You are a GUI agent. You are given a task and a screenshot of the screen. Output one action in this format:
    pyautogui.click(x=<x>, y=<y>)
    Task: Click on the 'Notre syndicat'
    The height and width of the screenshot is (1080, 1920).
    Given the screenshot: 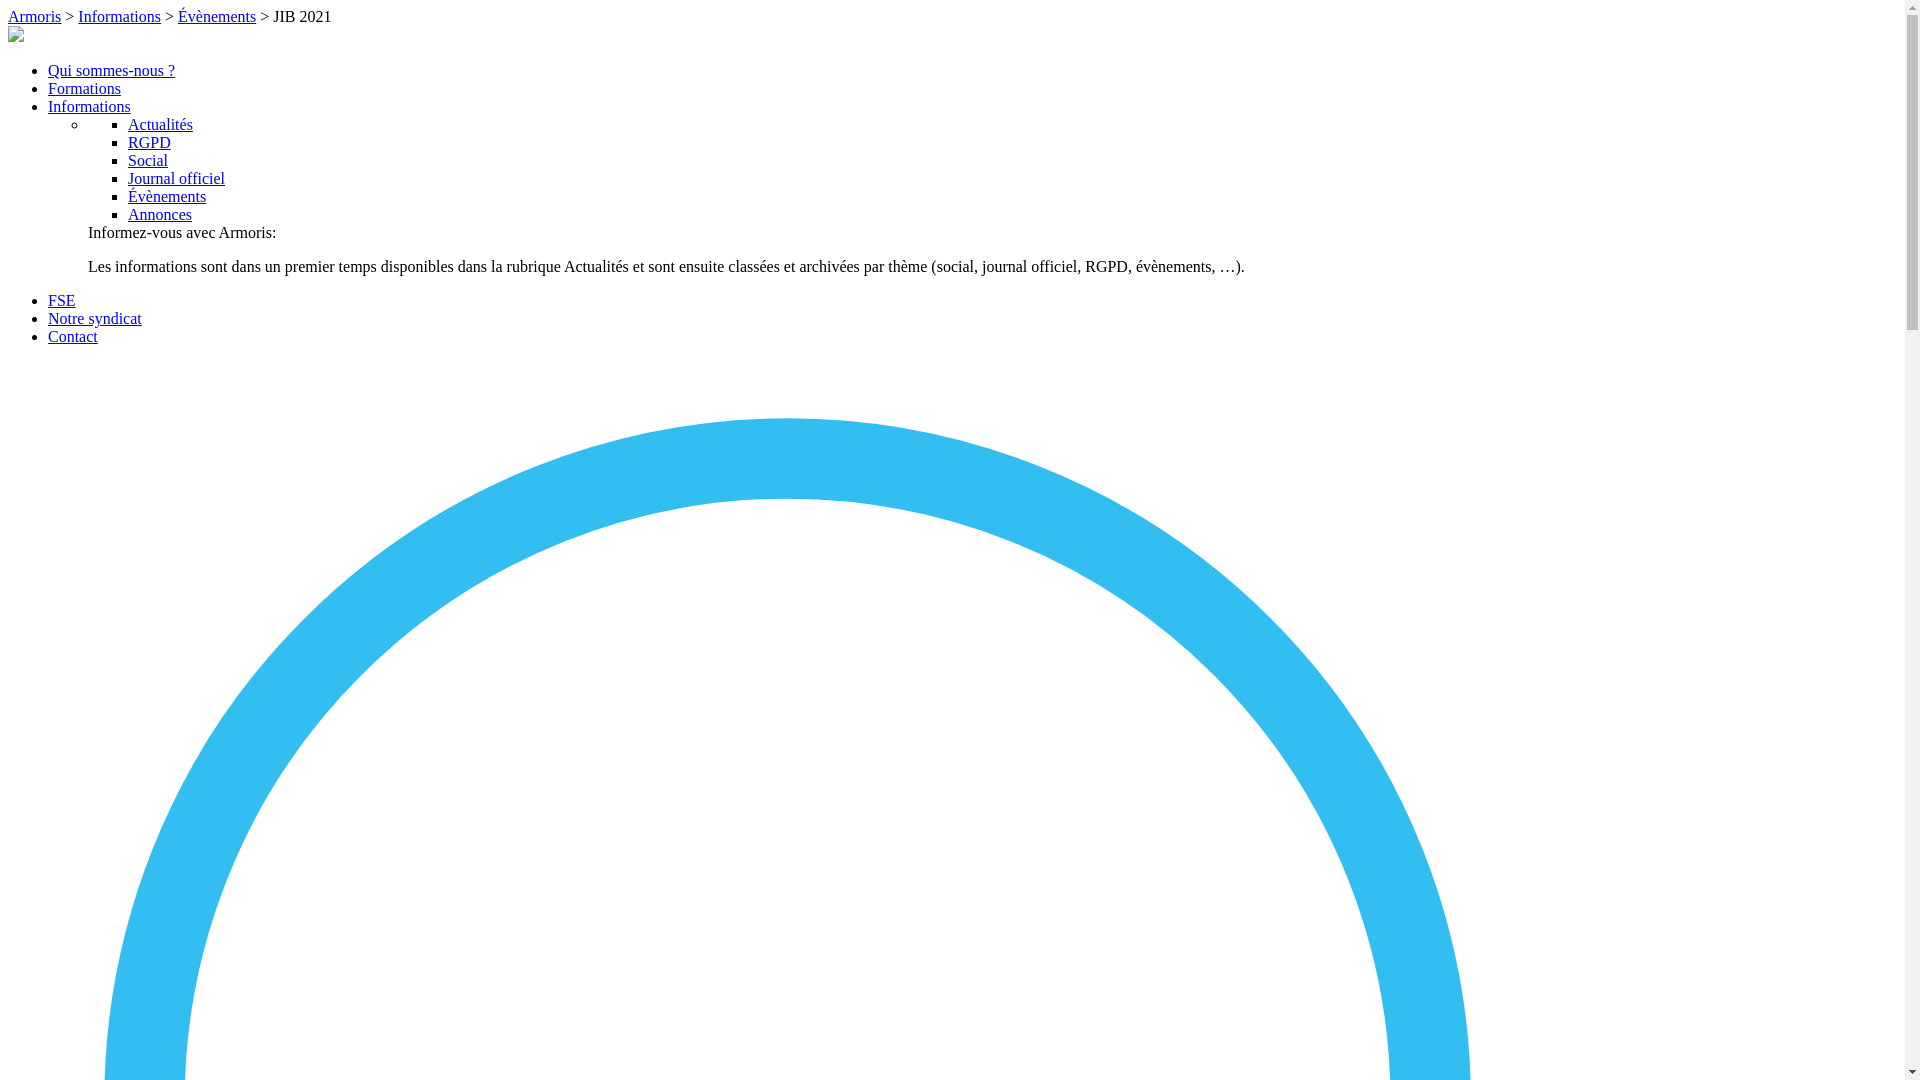 What is the action you would take?
    pyautogui.click(x=94, y=317)
    